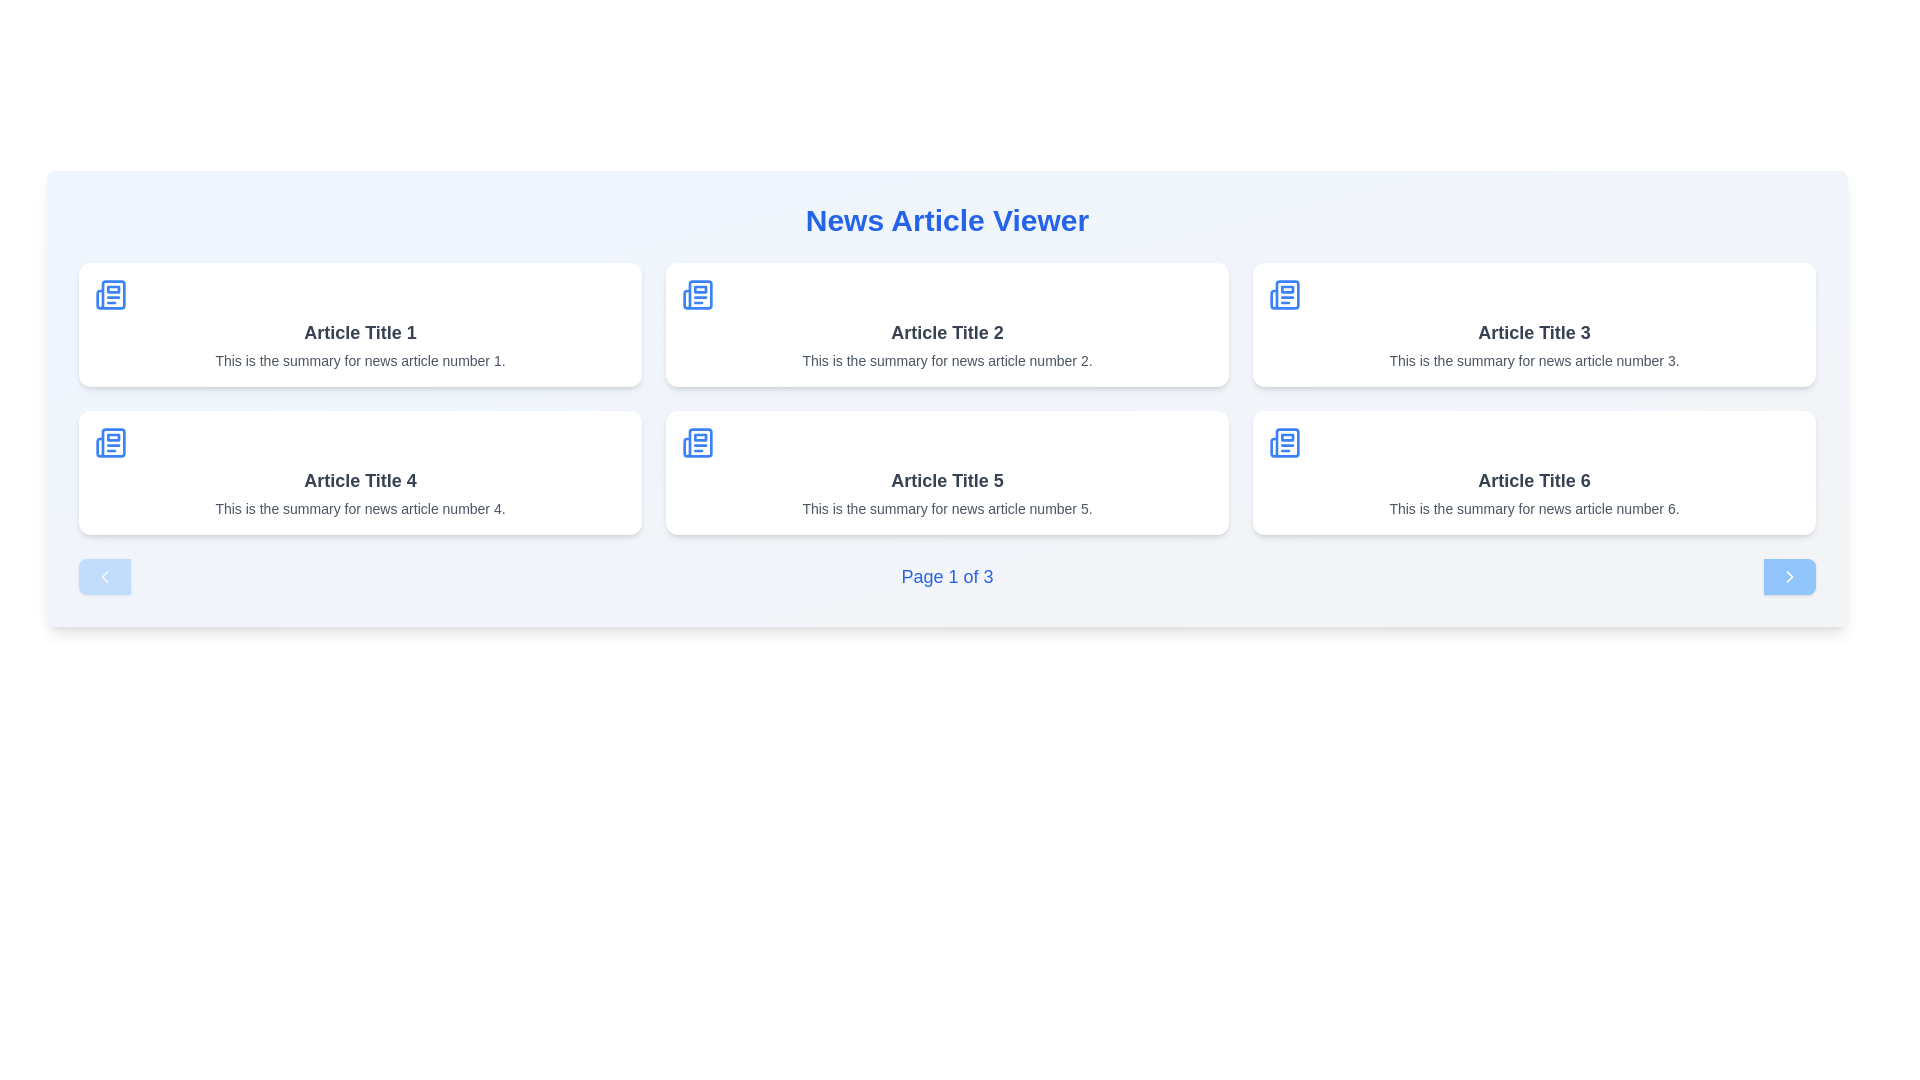 The image size is (1920, 1080). Describe the element at coordinates (1533, 361) in the screenshot. I see `summary text content located in the third column of the first row in a 2x3 grid layout, specifically beneath the title of Article Title 3` at that location.